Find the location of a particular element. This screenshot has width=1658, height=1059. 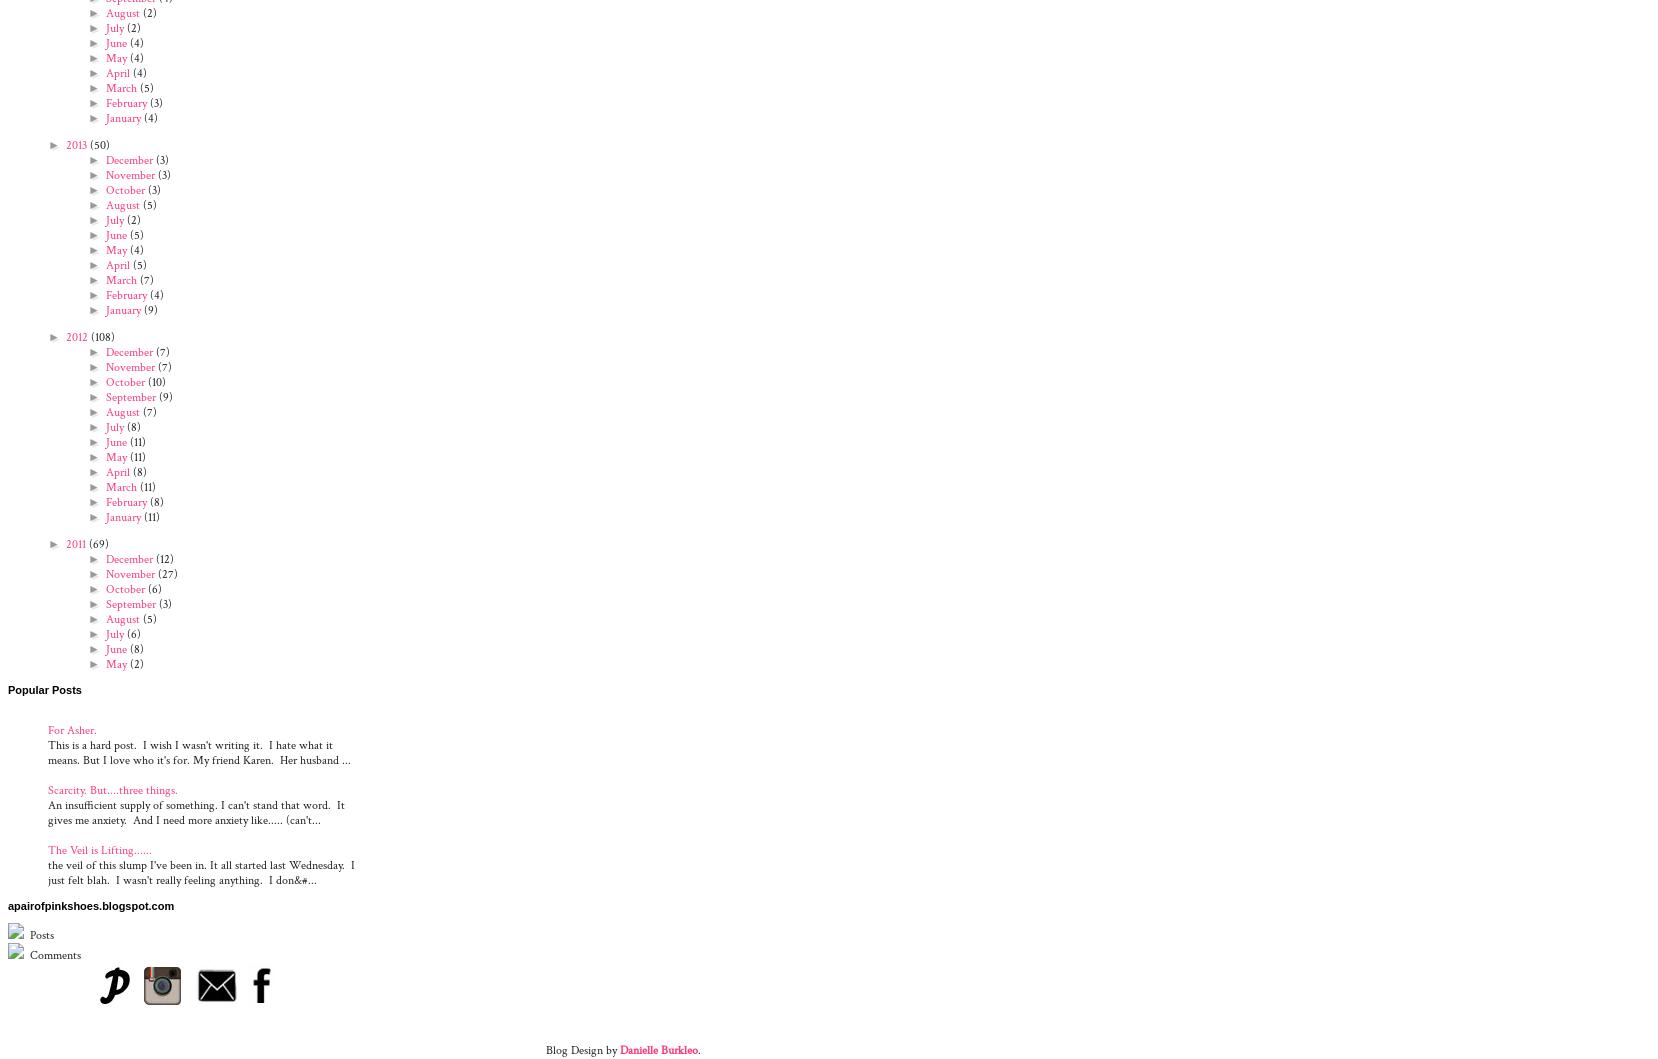

'For Asher.' is located at coordinates (71, 729).